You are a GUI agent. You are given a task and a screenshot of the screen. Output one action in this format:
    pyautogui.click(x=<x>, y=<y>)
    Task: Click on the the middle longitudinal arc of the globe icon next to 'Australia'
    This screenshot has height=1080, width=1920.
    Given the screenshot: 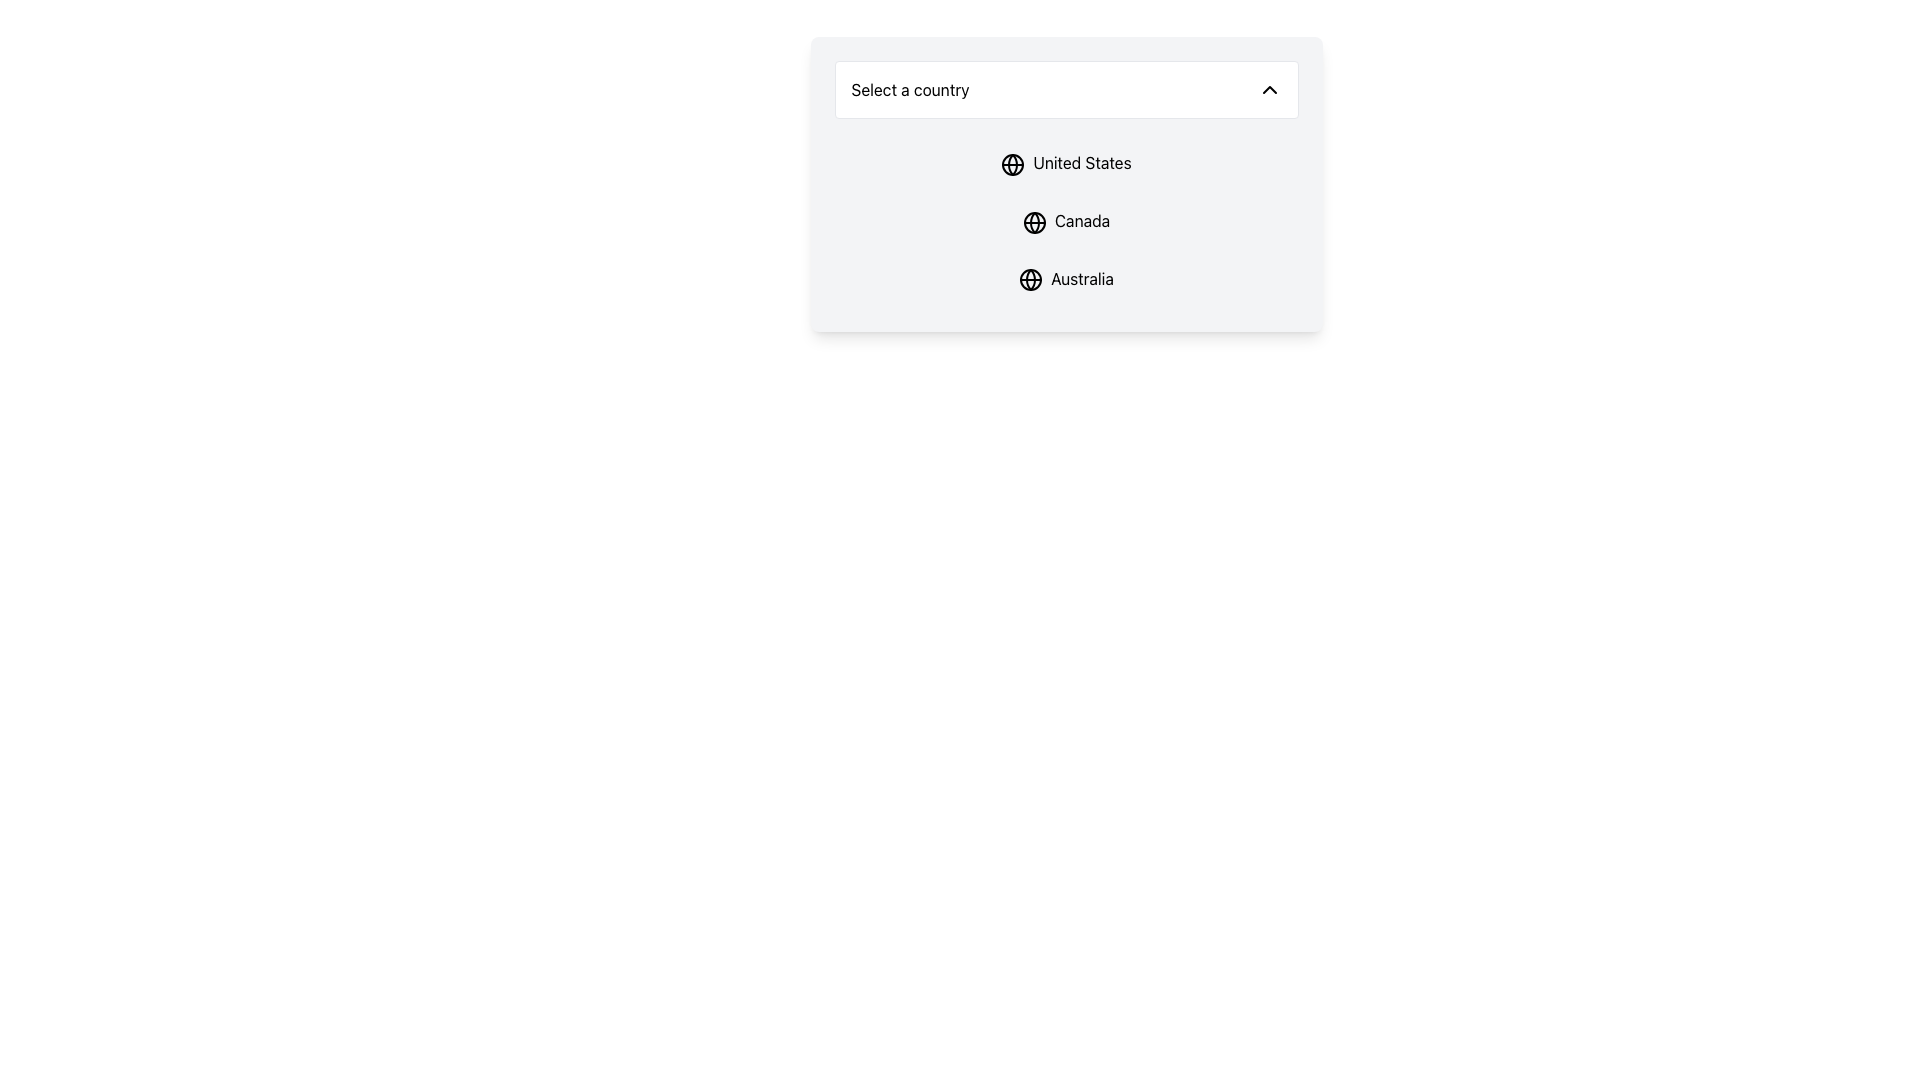 What is the action you would take?
    pyautogui.click(x=1031, y=280)
    